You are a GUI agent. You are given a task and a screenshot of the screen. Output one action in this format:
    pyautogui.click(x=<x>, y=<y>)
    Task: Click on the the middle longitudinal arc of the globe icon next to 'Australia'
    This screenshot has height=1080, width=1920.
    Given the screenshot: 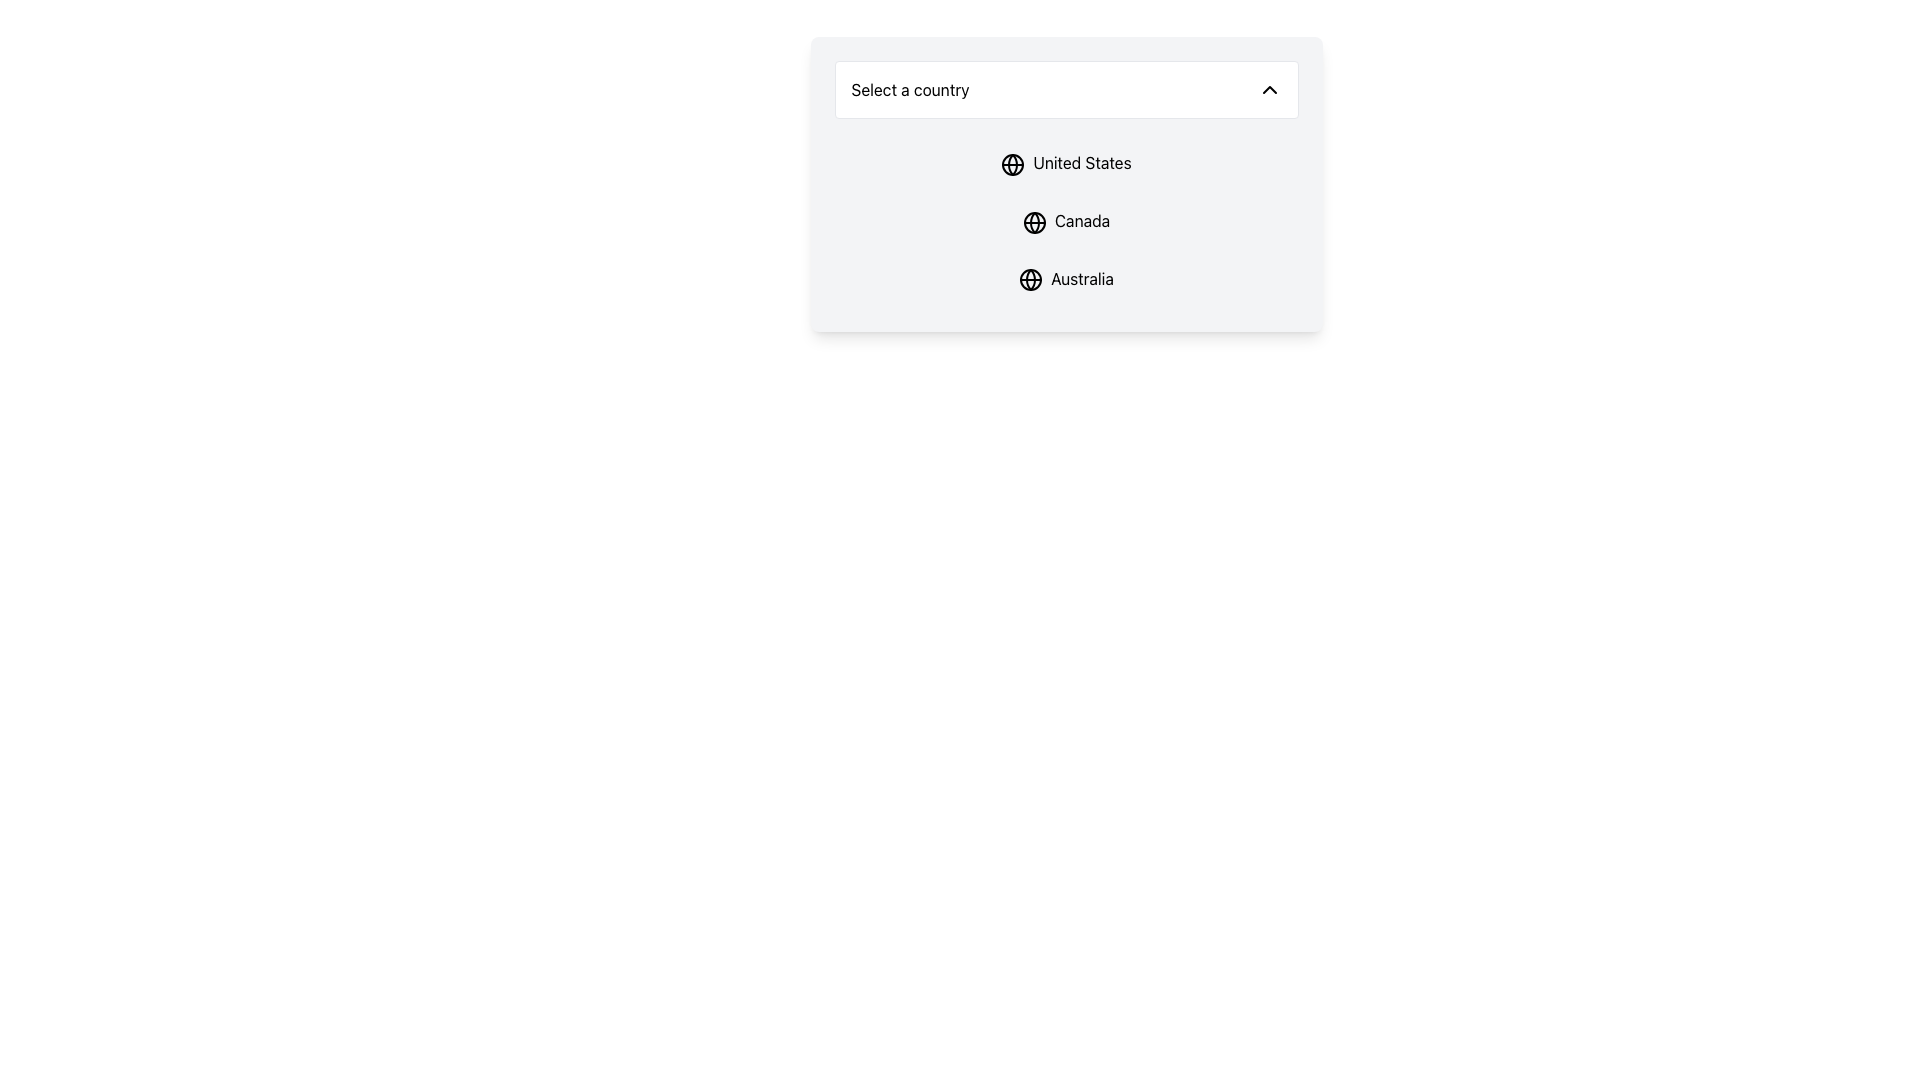 What is the action you would take?
    pyautogui.click(x=1031, y=280)
    